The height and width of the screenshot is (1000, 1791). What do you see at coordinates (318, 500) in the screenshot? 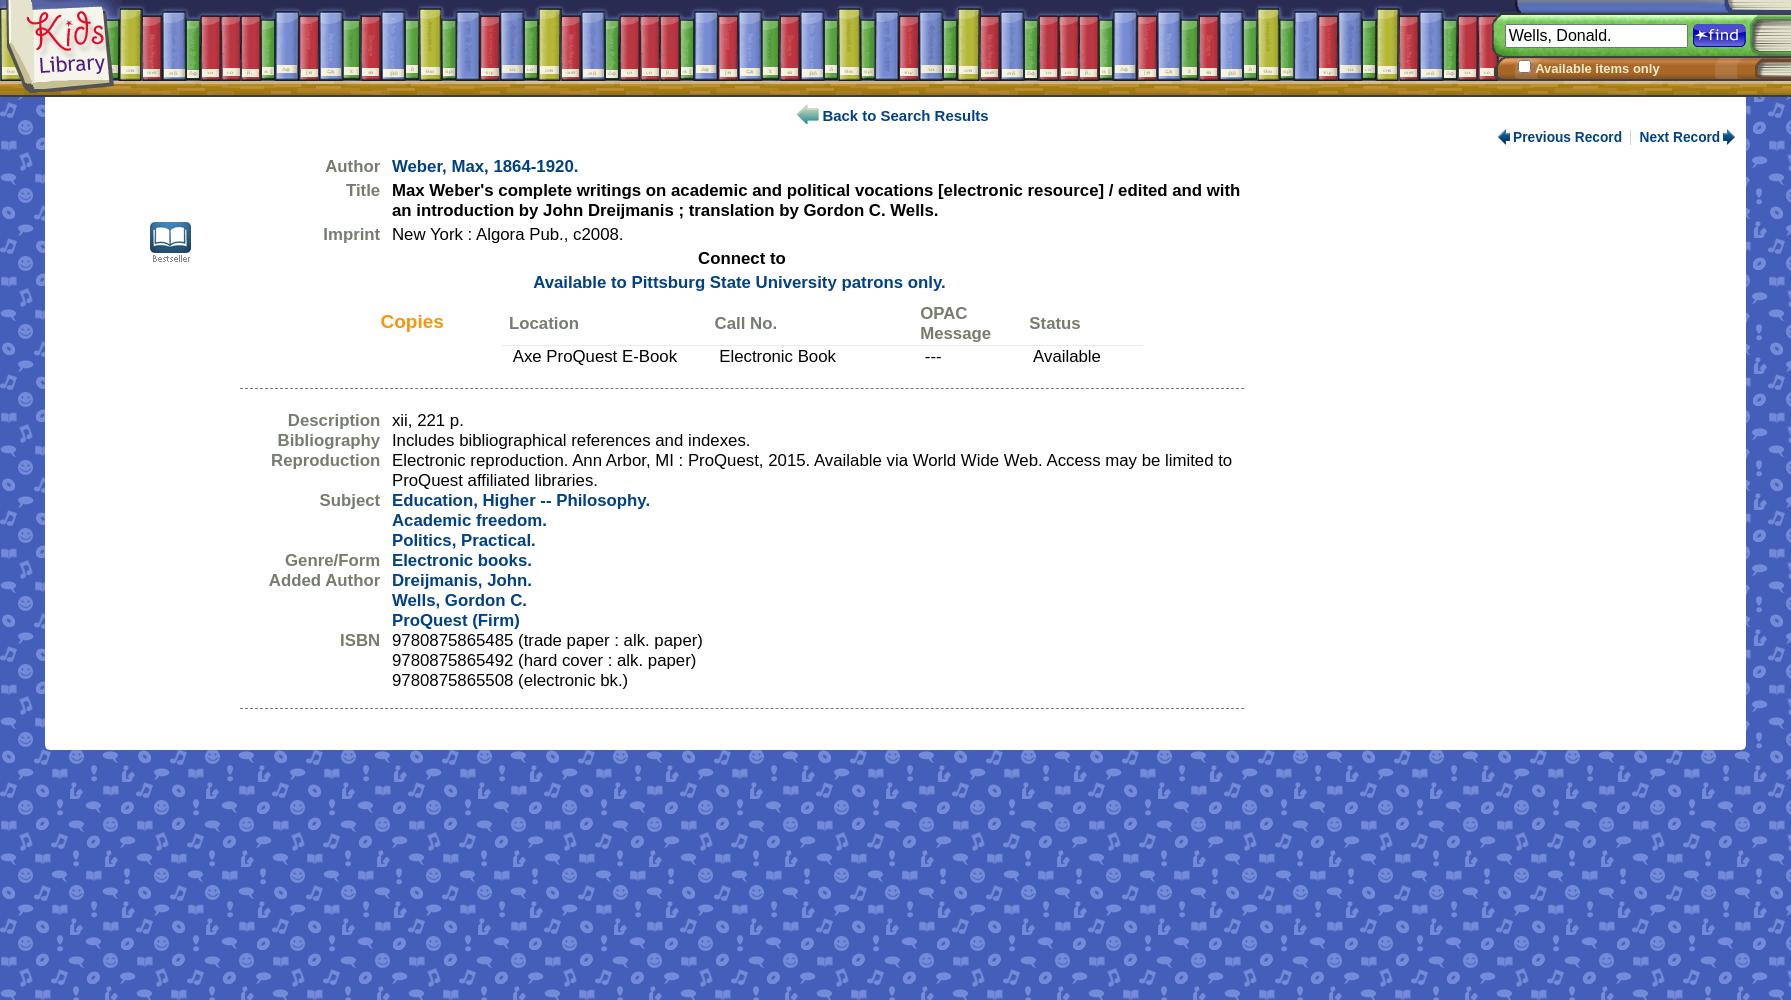
I see `'Subject'` at bounding box center [318, 500].